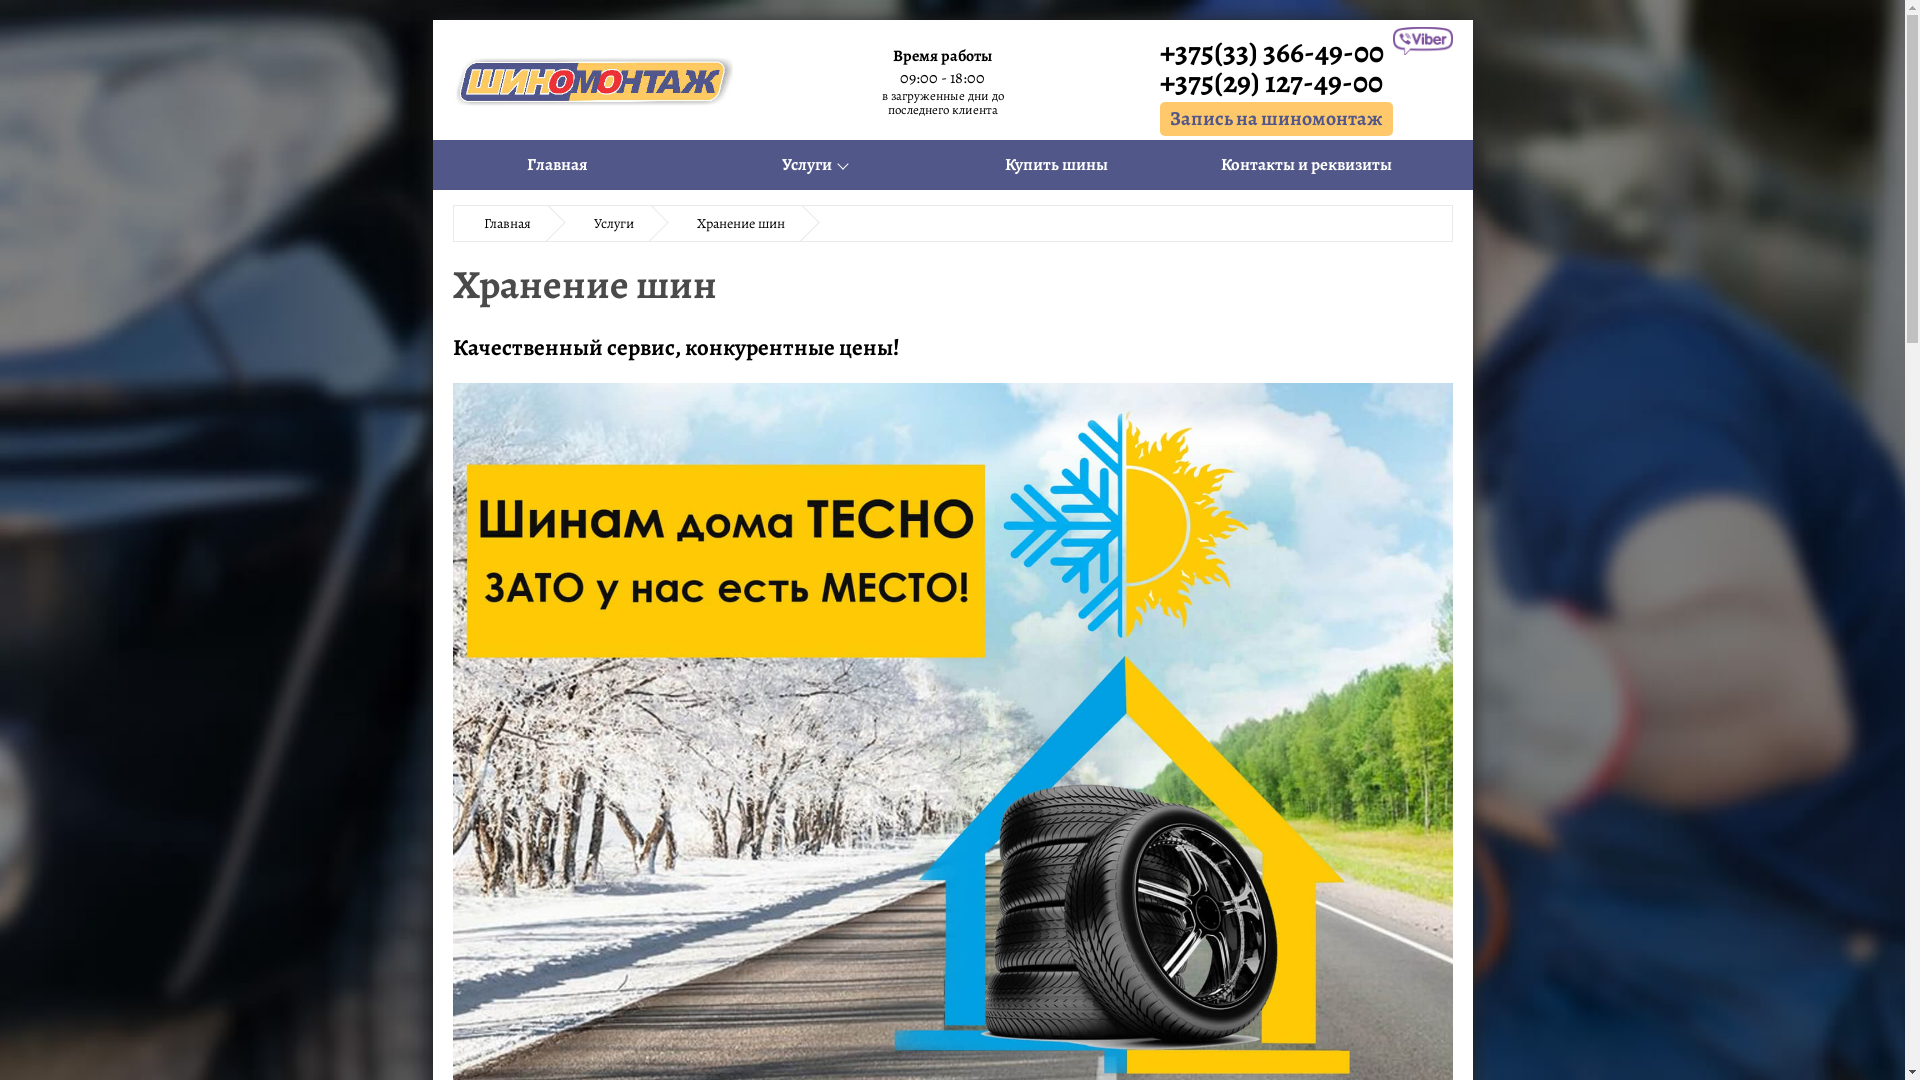  I want to click on '+375(29) 127-49-00', so click(1275, 80).